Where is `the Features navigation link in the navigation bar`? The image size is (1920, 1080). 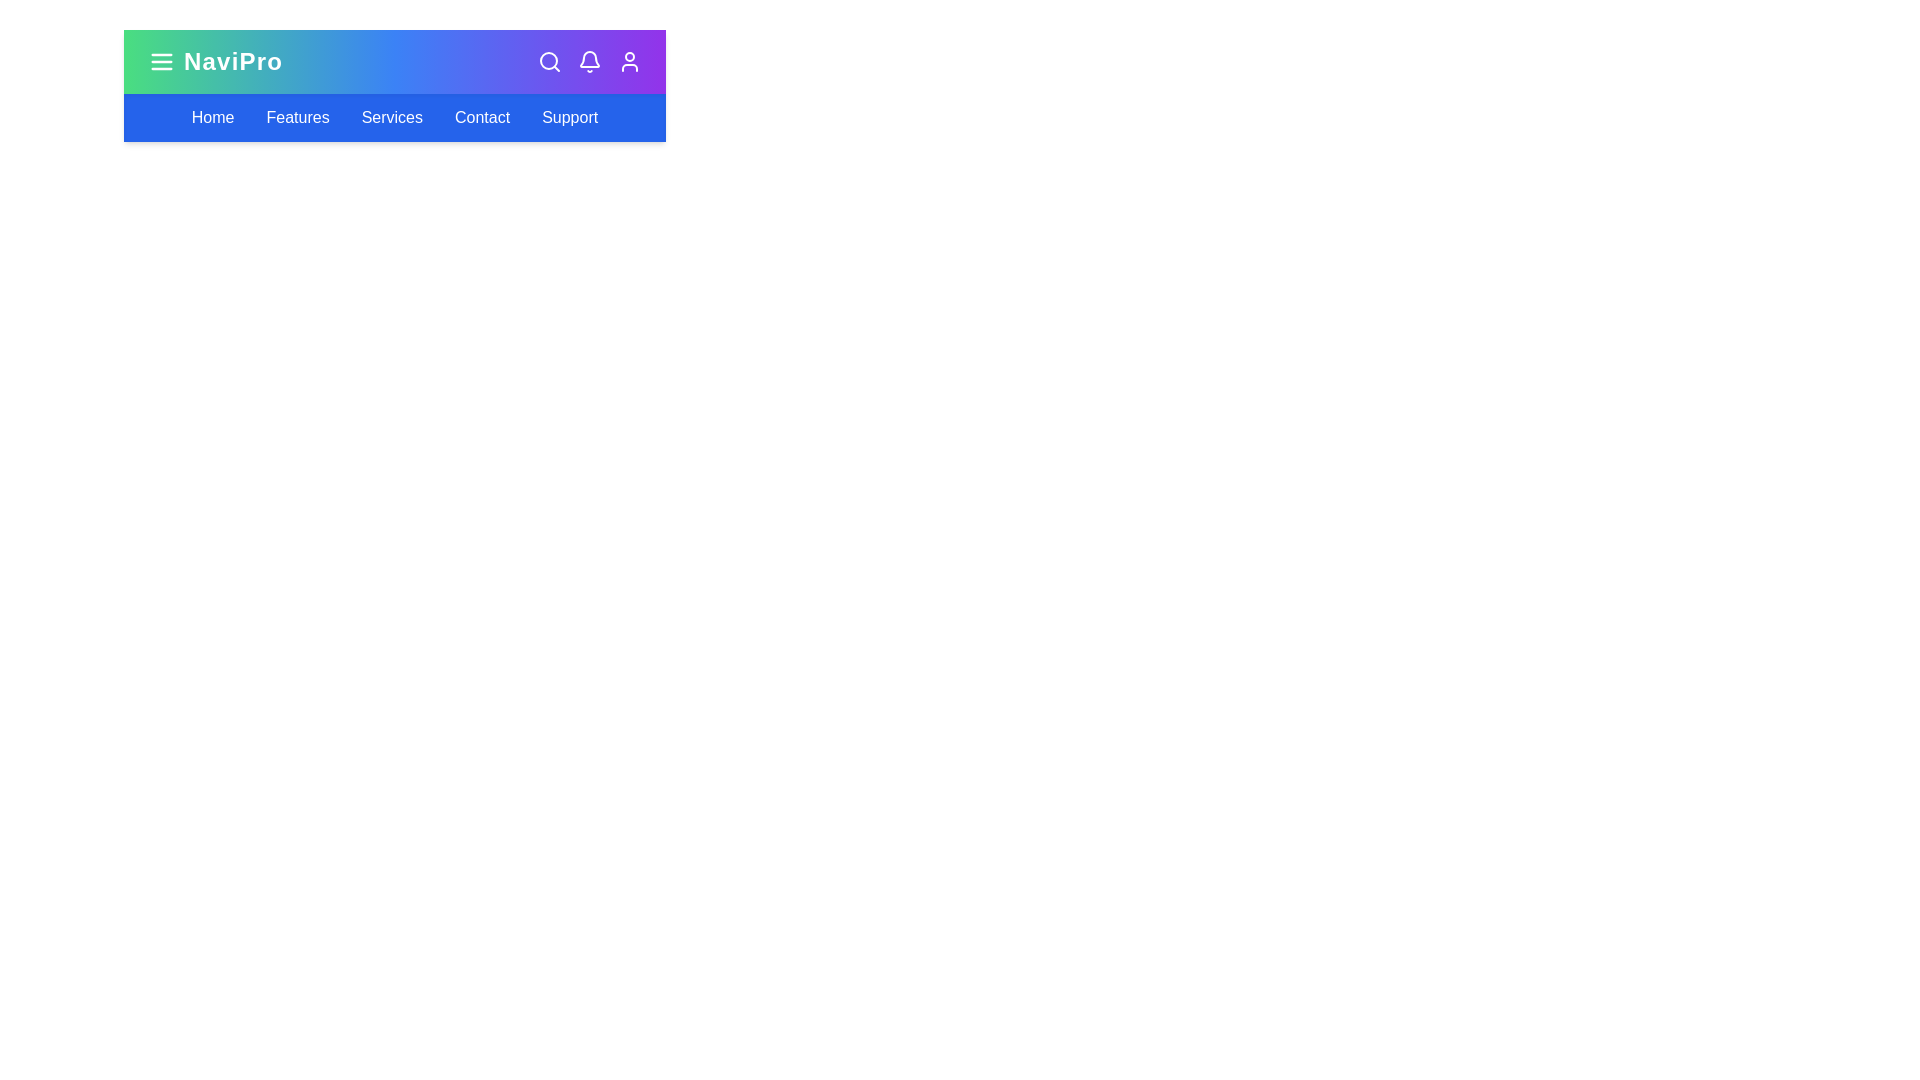
the Features navigation link in the navigation bar is located at coordinates (296, 118).